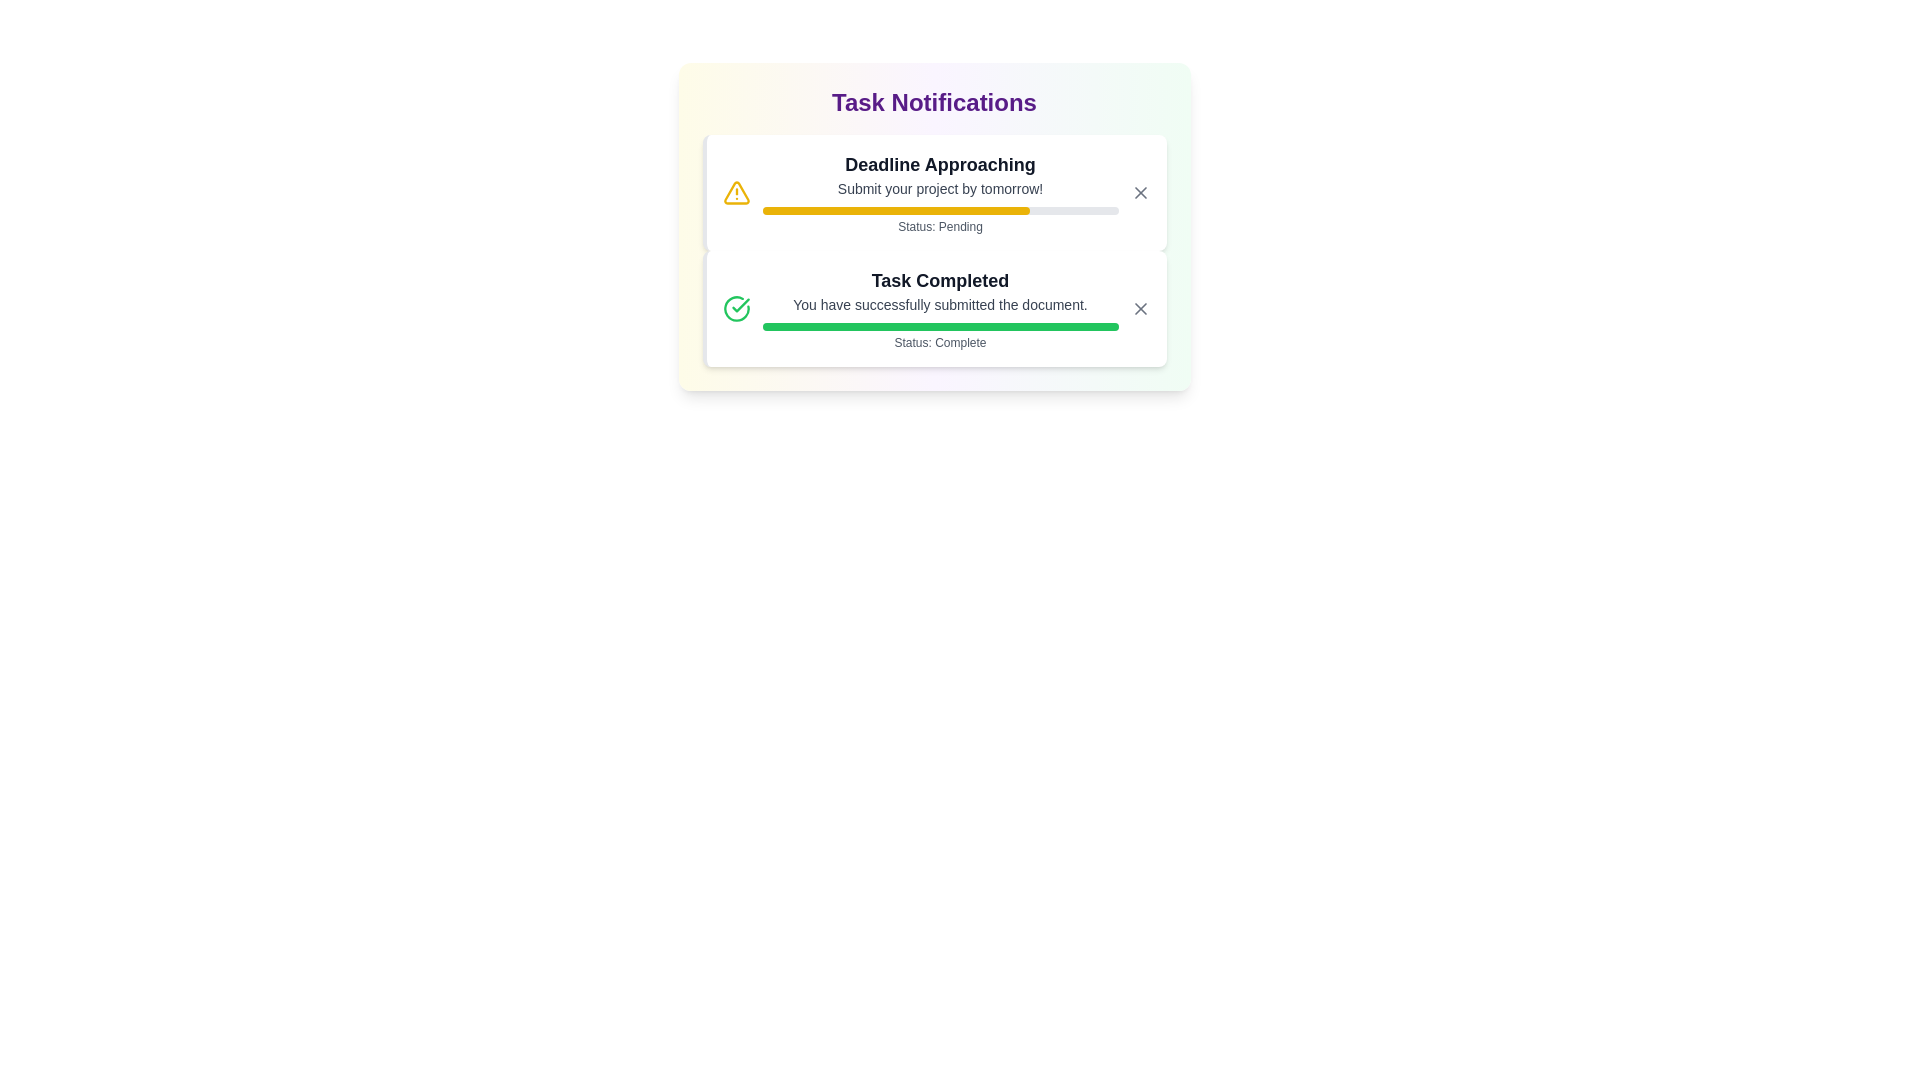 This screenshot has width=1920, height=1080. Describe the element at coordinates (735, 192) in the screenshot. I see `the notification icon for Deadline Approaching` at that location.